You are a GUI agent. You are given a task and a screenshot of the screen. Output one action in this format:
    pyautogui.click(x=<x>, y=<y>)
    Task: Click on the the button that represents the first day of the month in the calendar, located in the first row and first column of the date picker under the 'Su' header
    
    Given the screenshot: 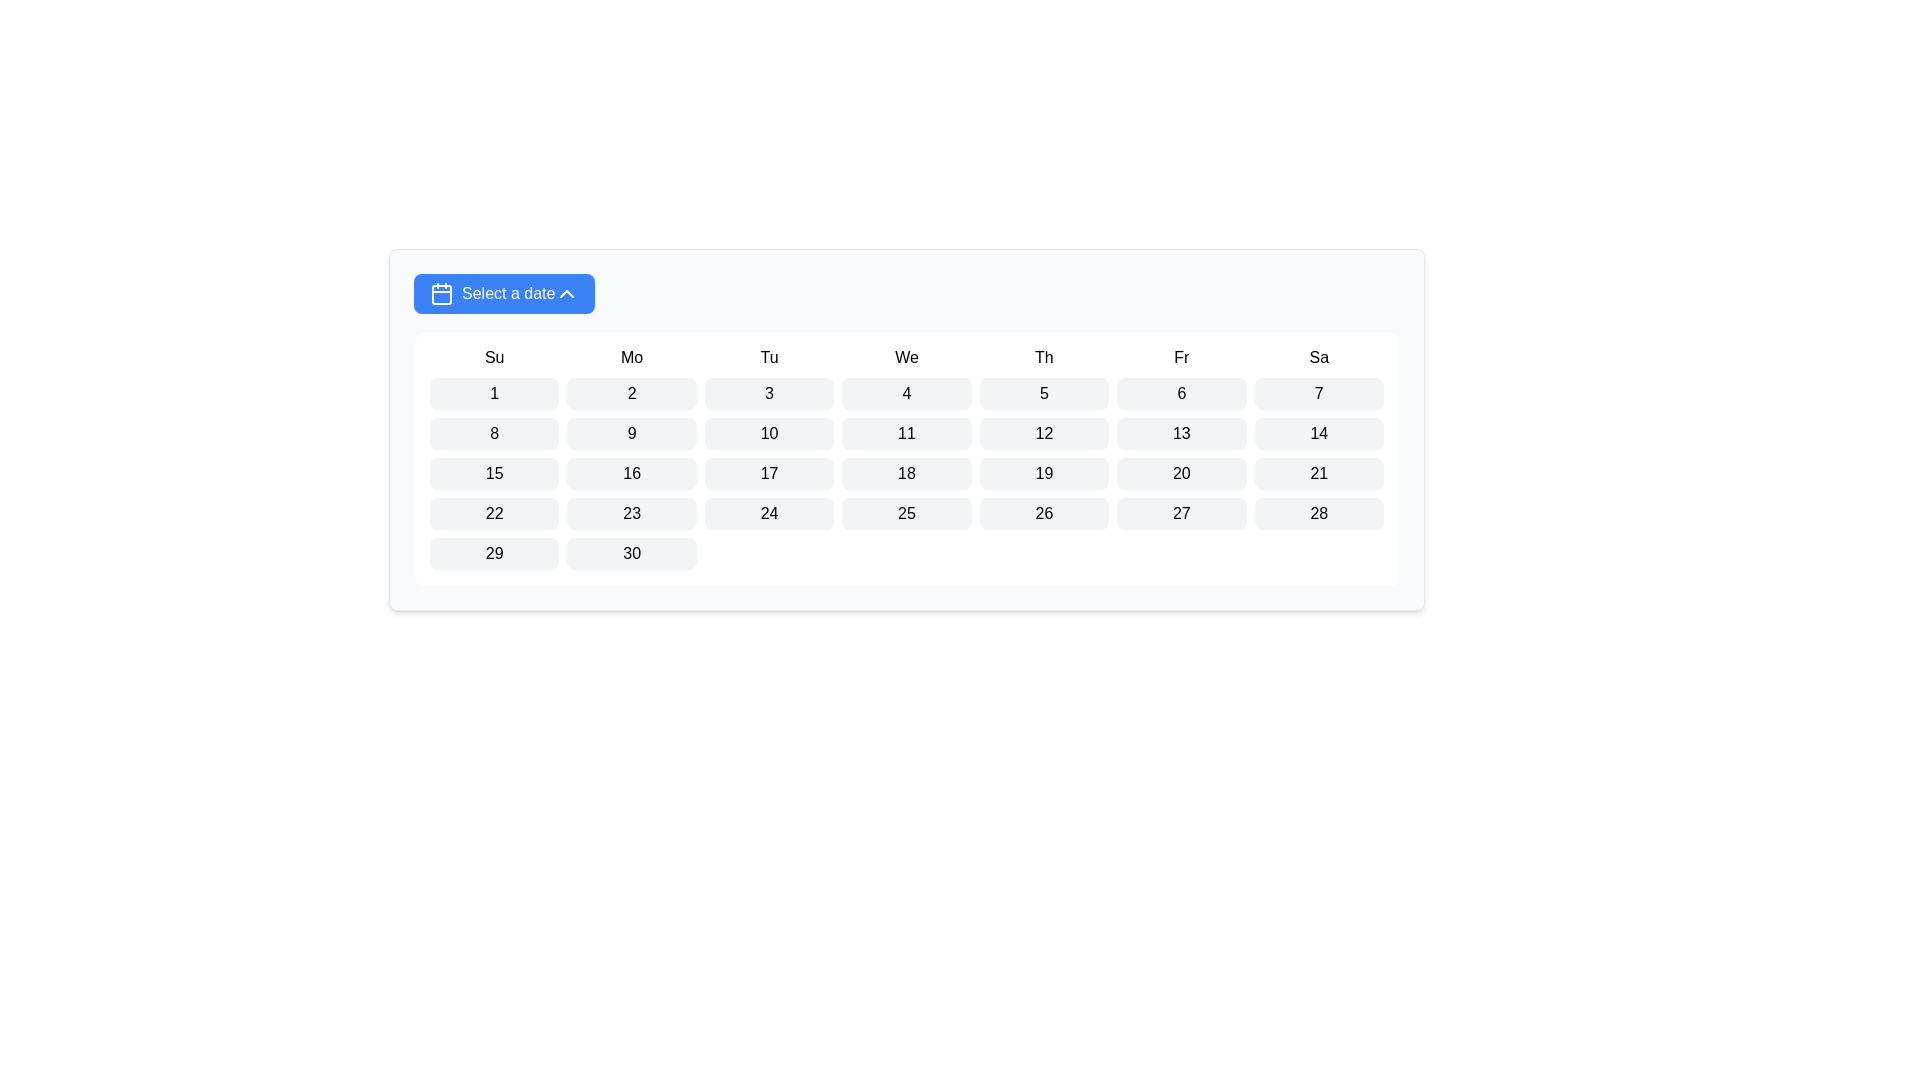 What is the action you would take?
    pyautogui.click(x=494, y=393)
    